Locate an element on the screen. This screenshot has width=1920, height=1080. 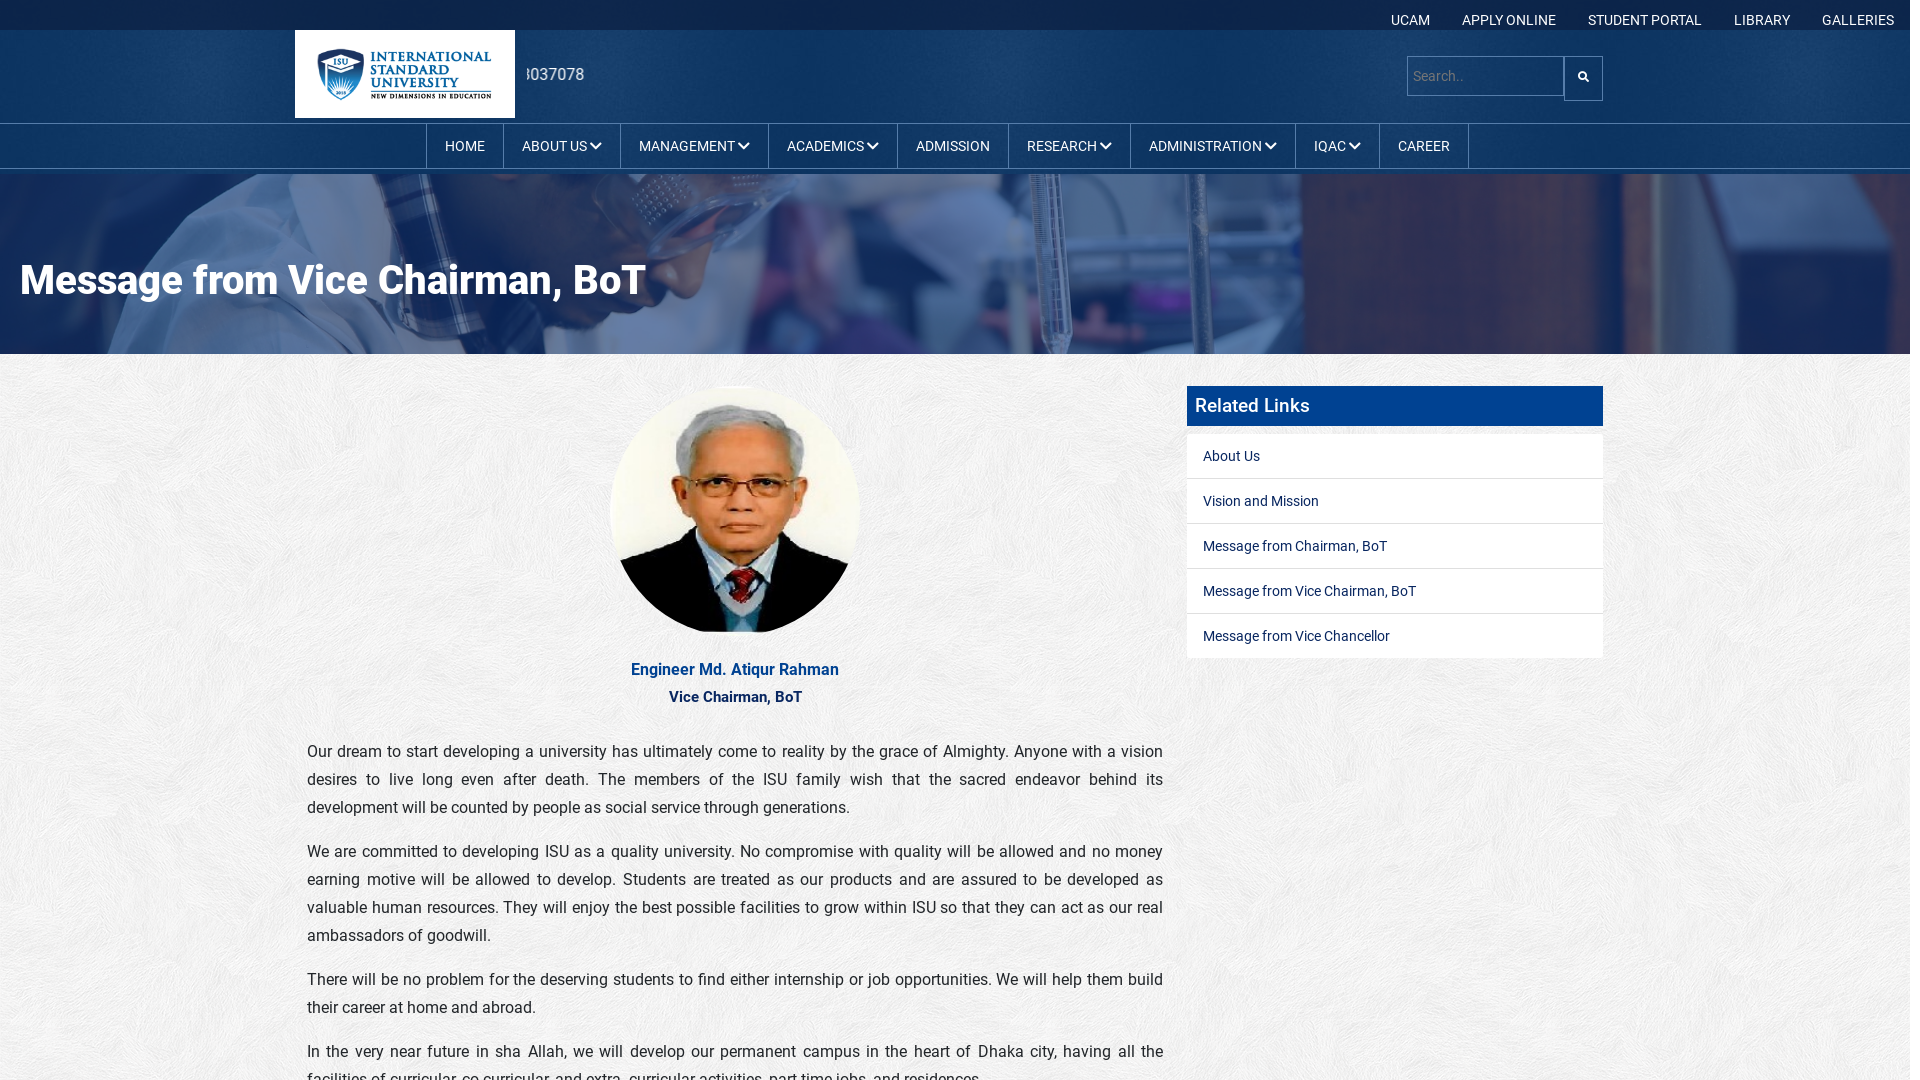
'Message from Vice Chancellor' is located at coordinates (1296, 636).